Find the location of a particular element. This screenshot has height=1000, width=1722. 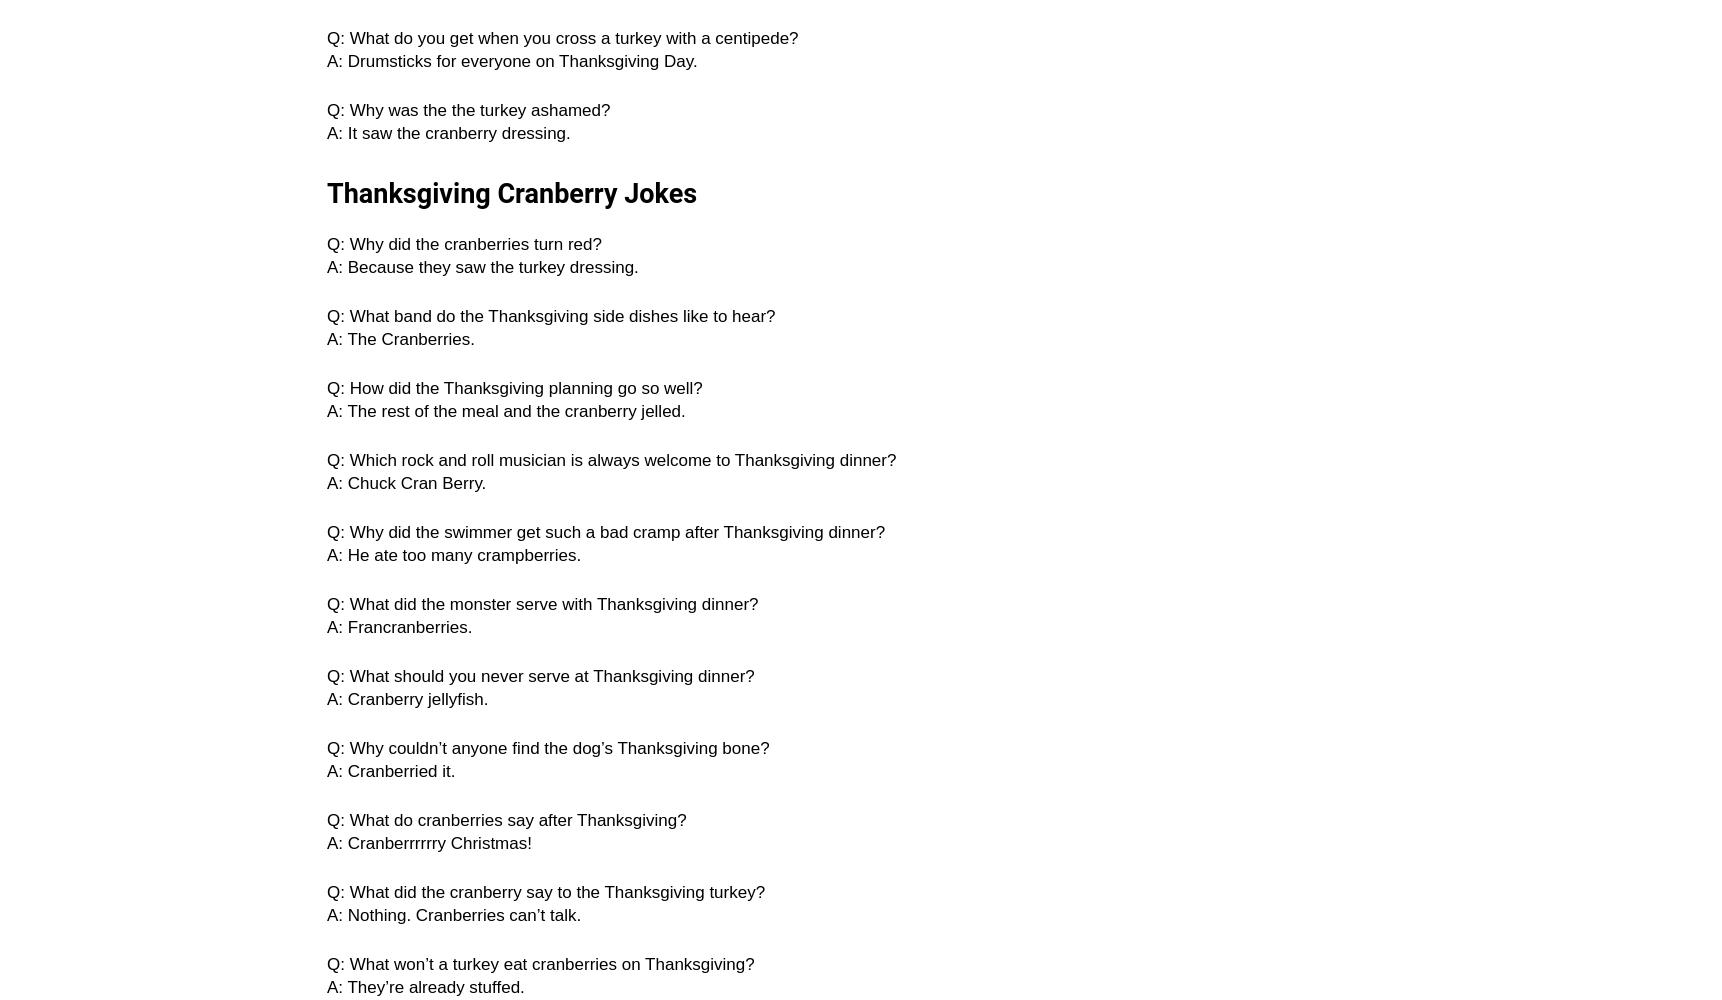

'Q: What won’t a turkey eat cranberries on Thanksgiving?' is located at coordinates (540, 963).